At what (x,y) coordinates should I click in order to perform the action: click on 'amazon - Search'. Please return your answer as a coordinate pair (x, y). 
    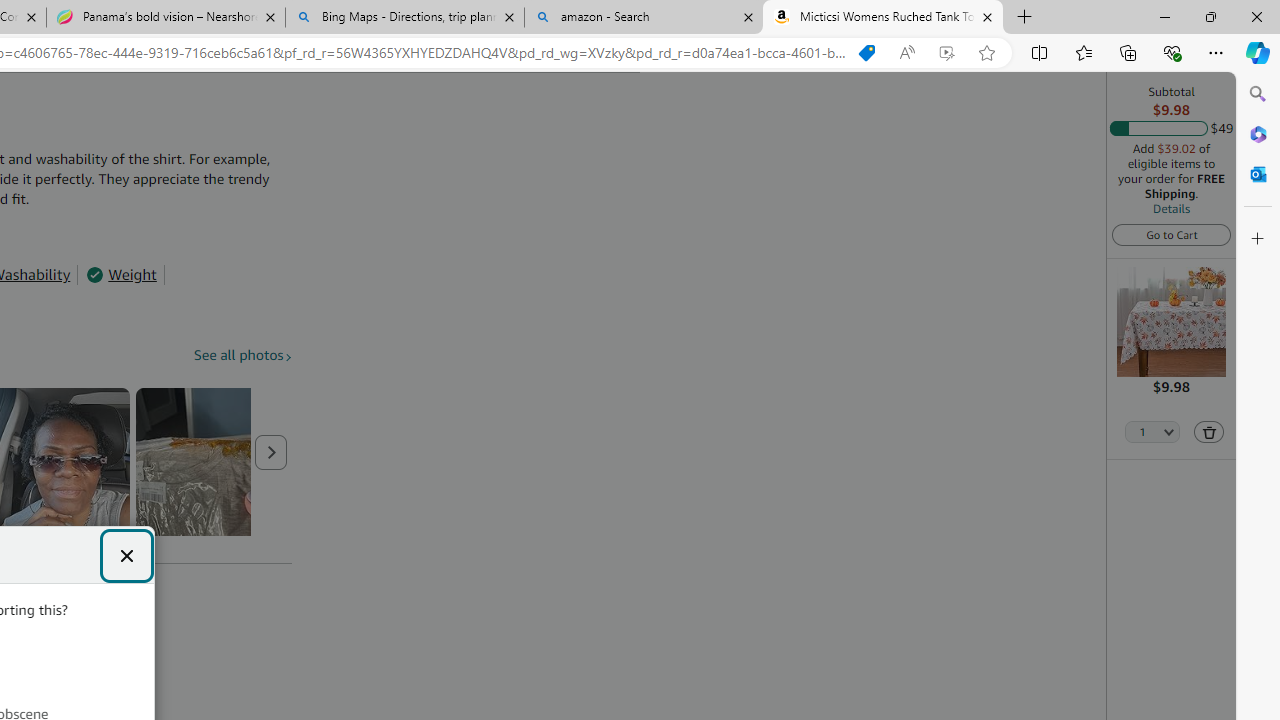
    Looking at the image, I should click on (643, 17).